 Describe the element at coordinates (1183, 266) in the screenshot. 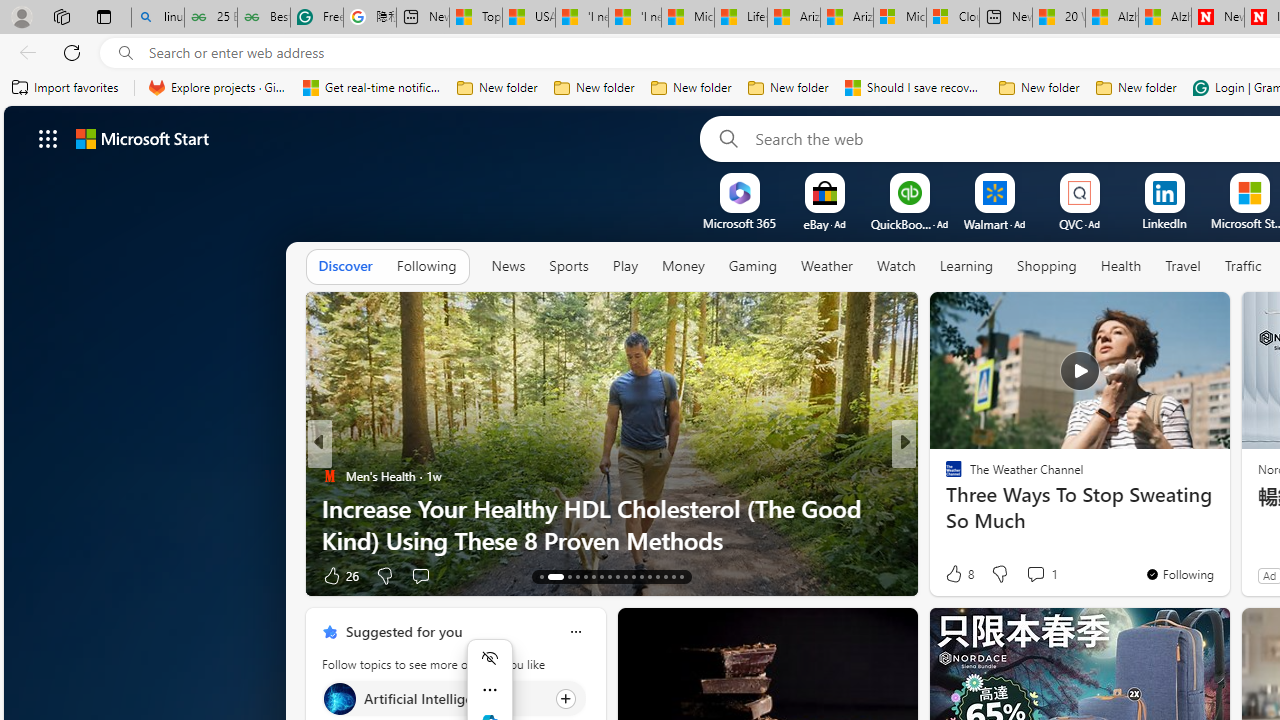

I see `'Travel'` at that location.